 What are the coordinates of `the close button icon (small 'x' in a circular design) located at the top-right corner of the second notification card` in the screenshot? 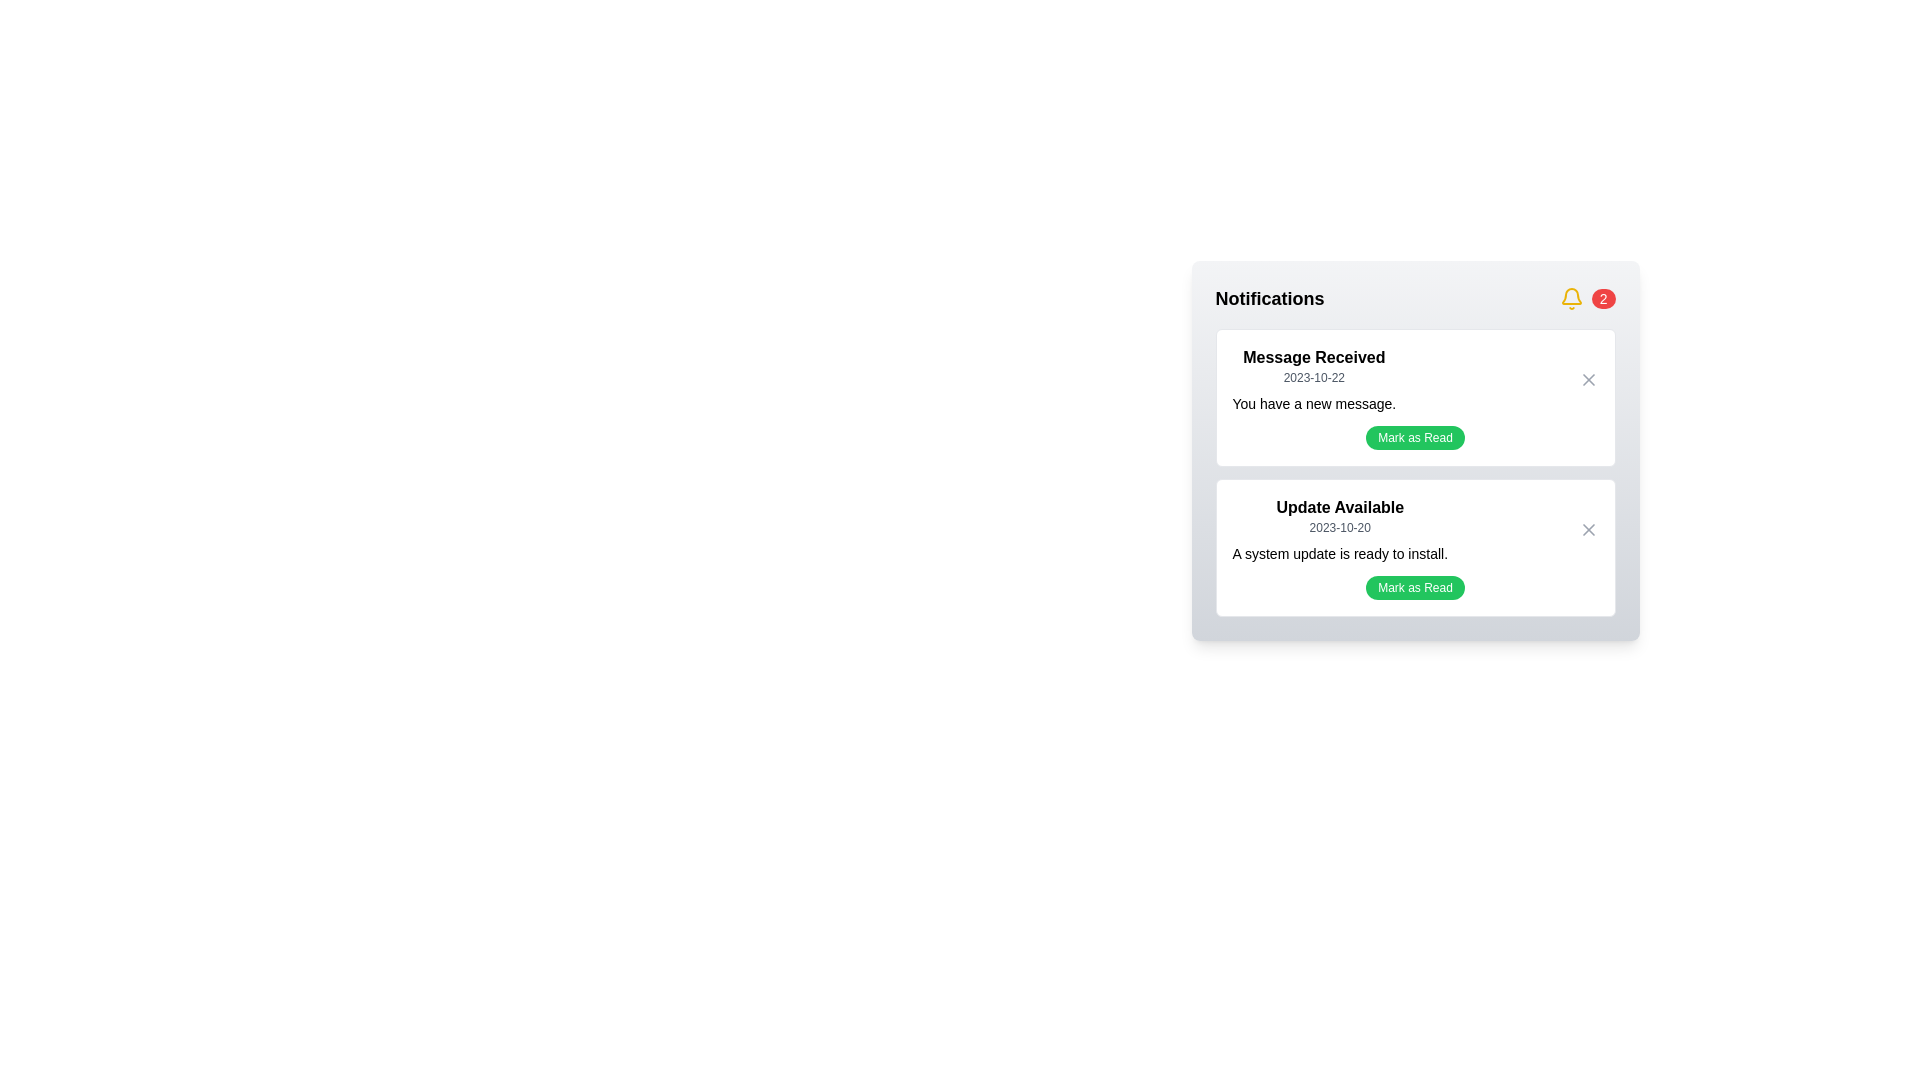 It's located at (1587, 528).